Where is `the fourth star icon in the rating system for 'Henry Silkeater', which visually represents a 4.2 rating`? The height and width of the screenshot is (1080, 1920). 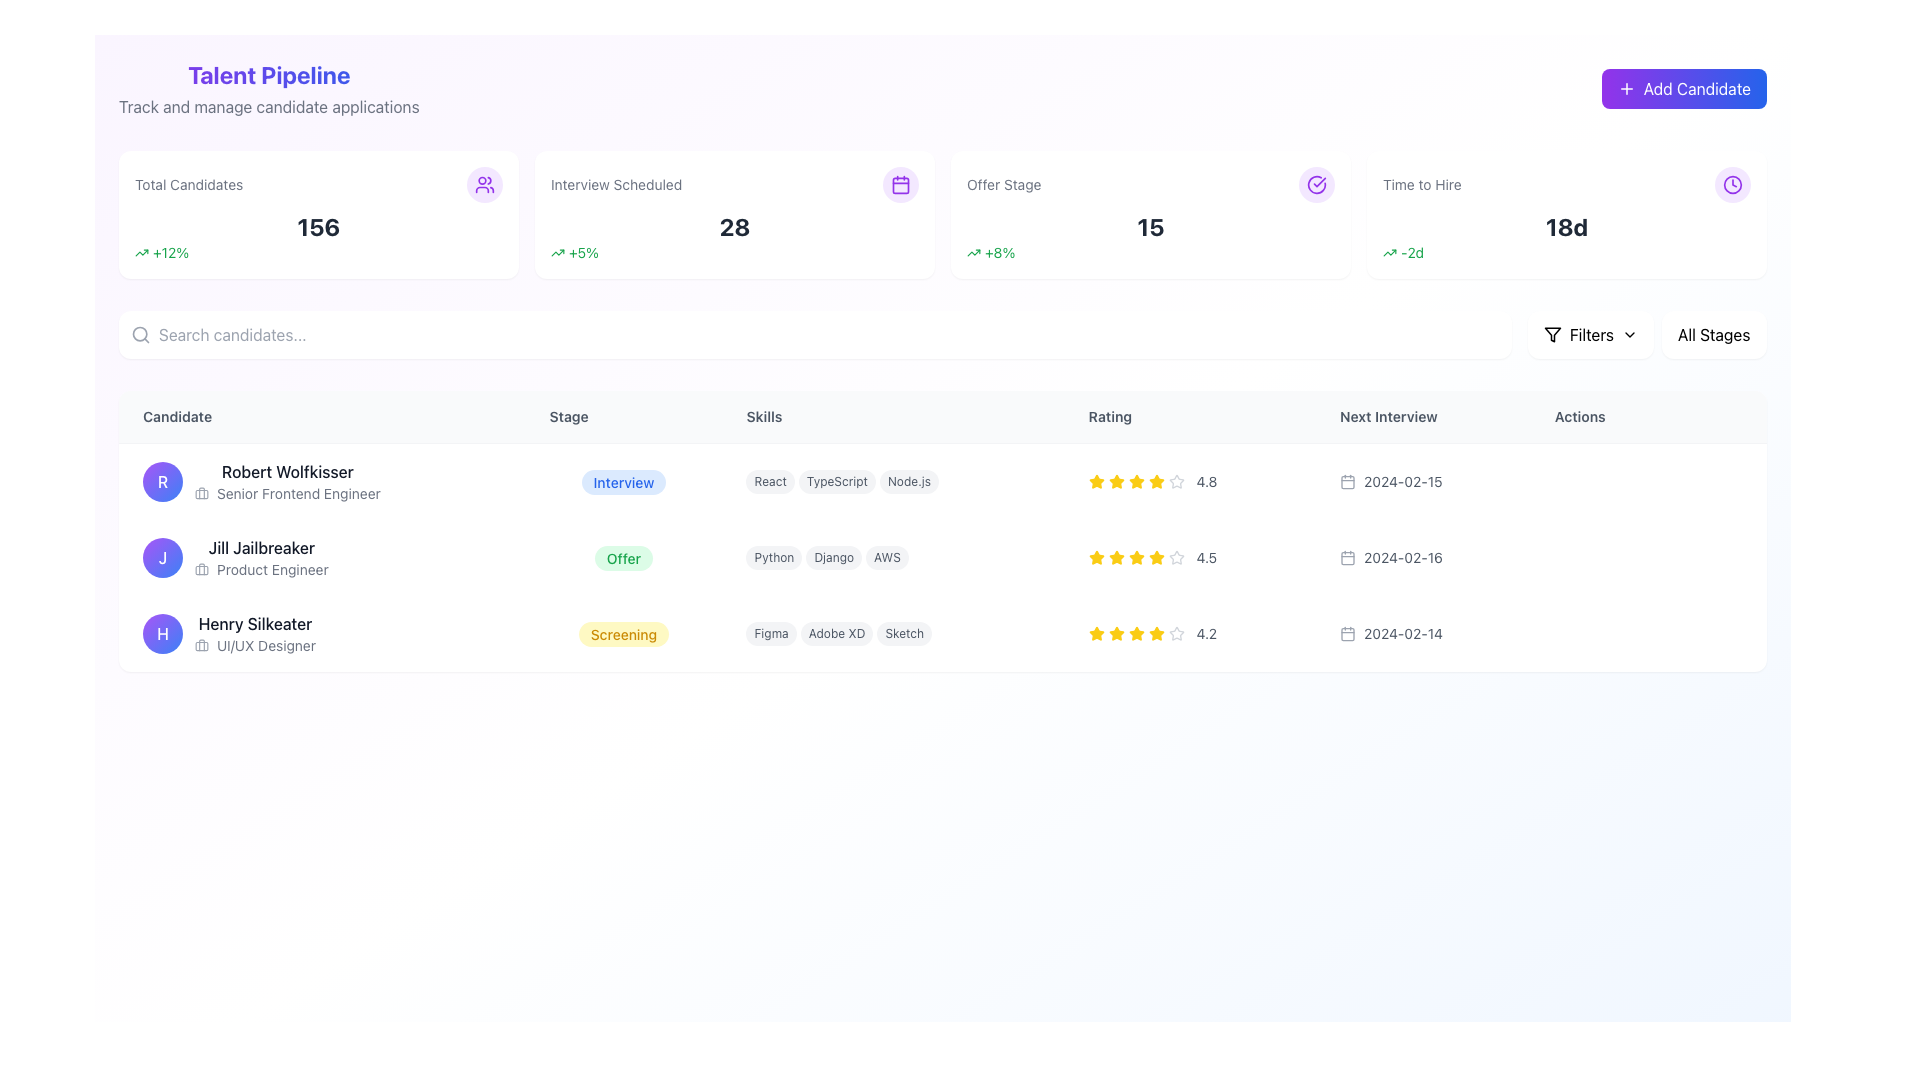
the fourth star icon in the rating system for 'Henry Silkeater', which visually represents a 4.2 rating is located at coordinates (1136, 633).